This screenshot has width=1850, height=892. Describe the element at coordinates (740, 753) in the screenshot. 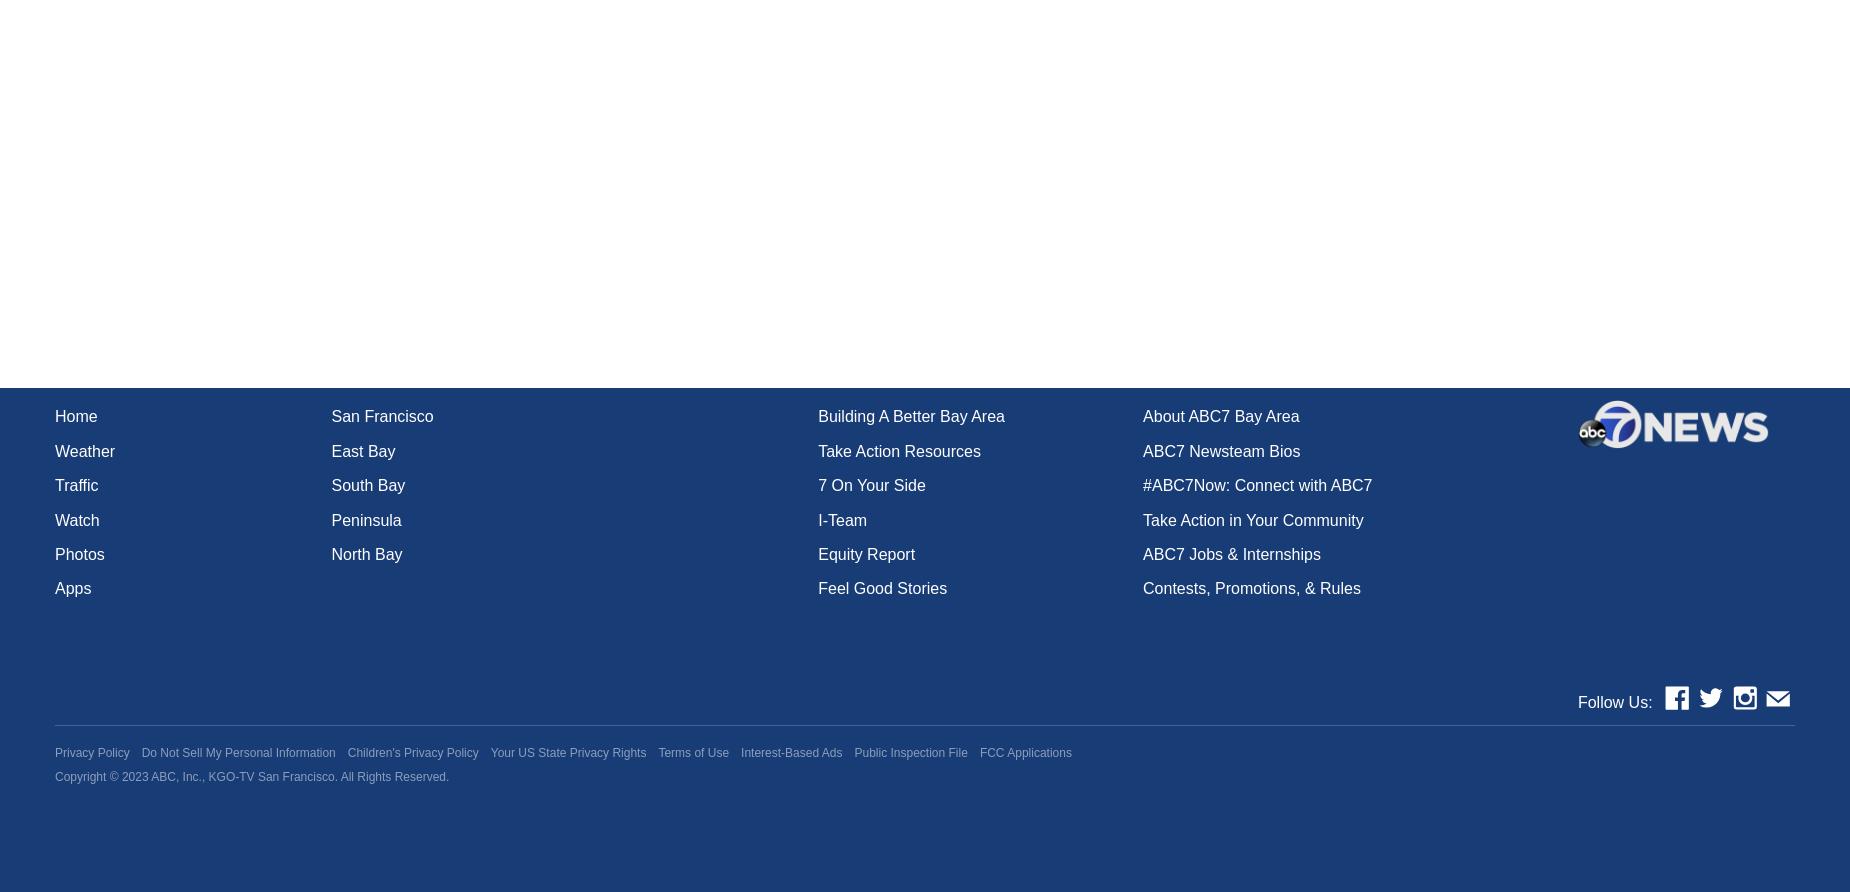

I see `'Interest-Based Ads'` at that location.